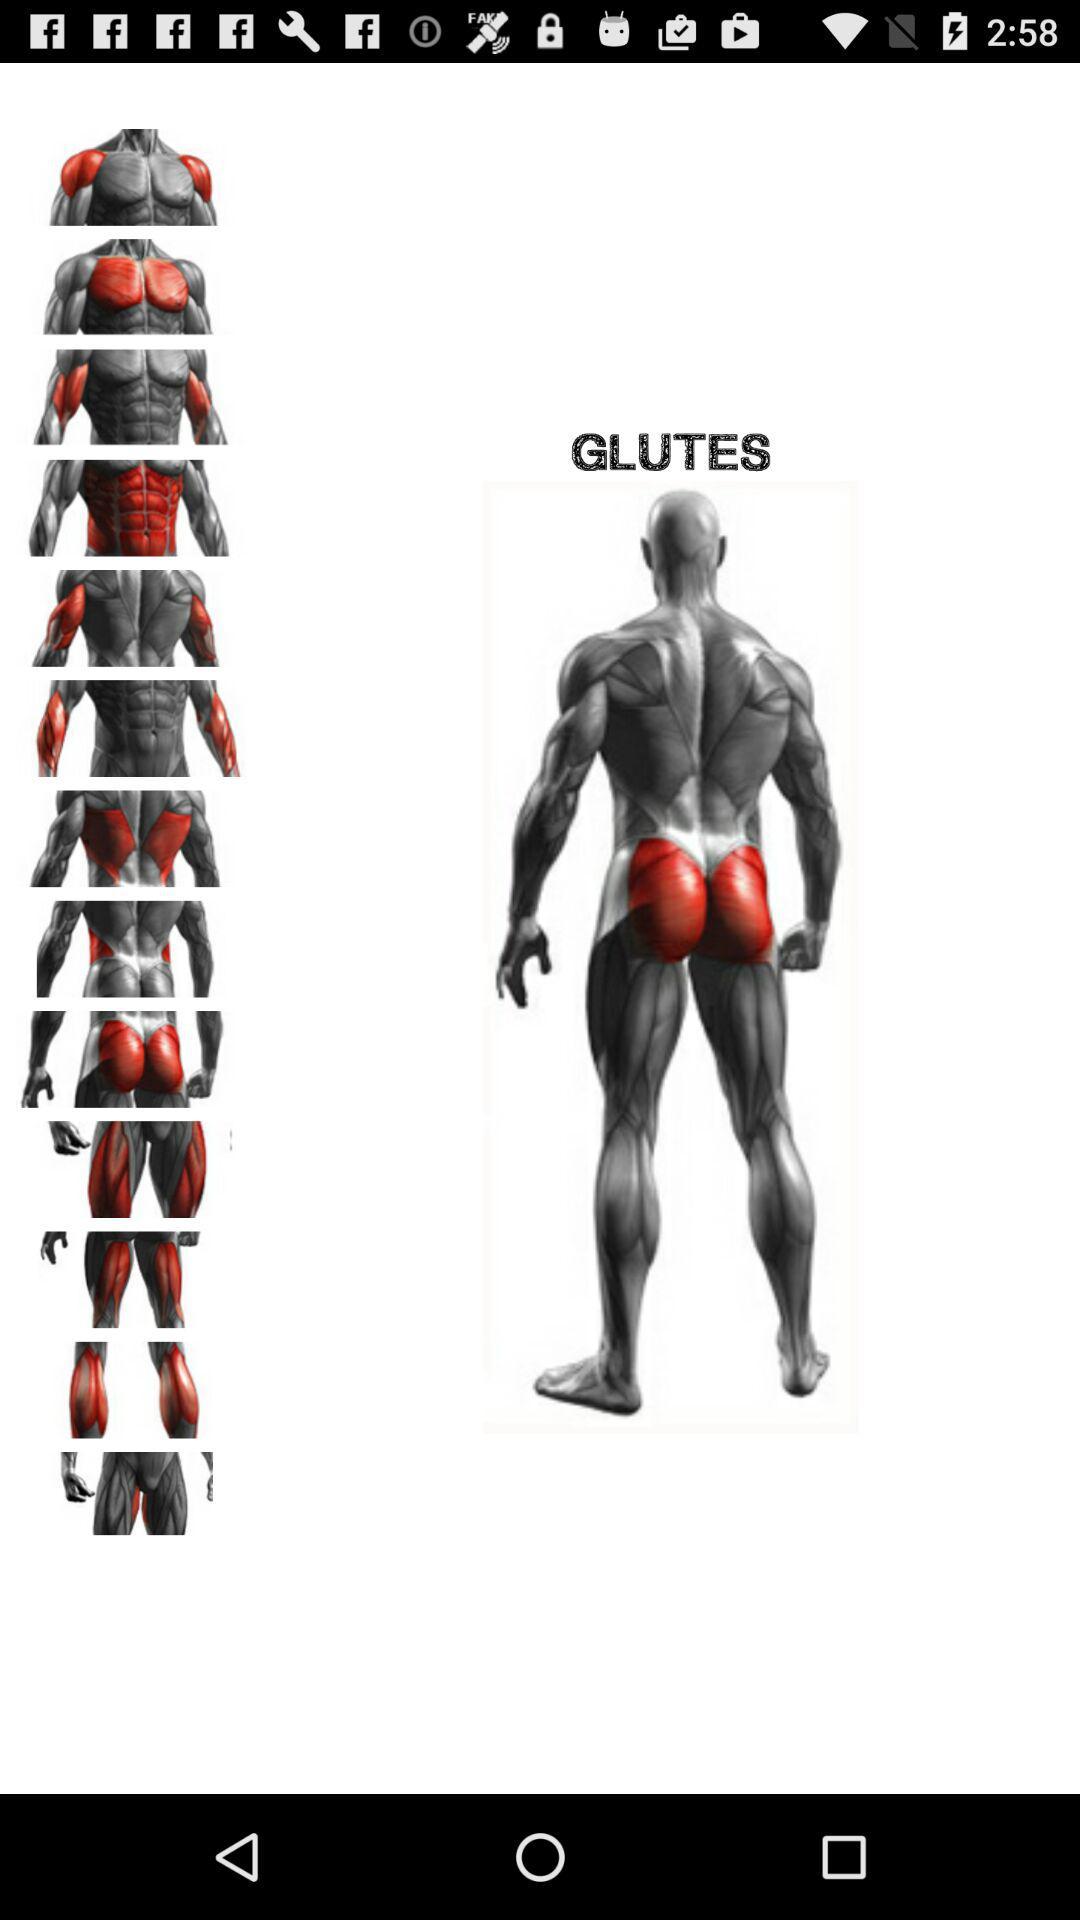 This screenshot has width=1080, height=1920. I want to click on leg, so click(131, 1382).